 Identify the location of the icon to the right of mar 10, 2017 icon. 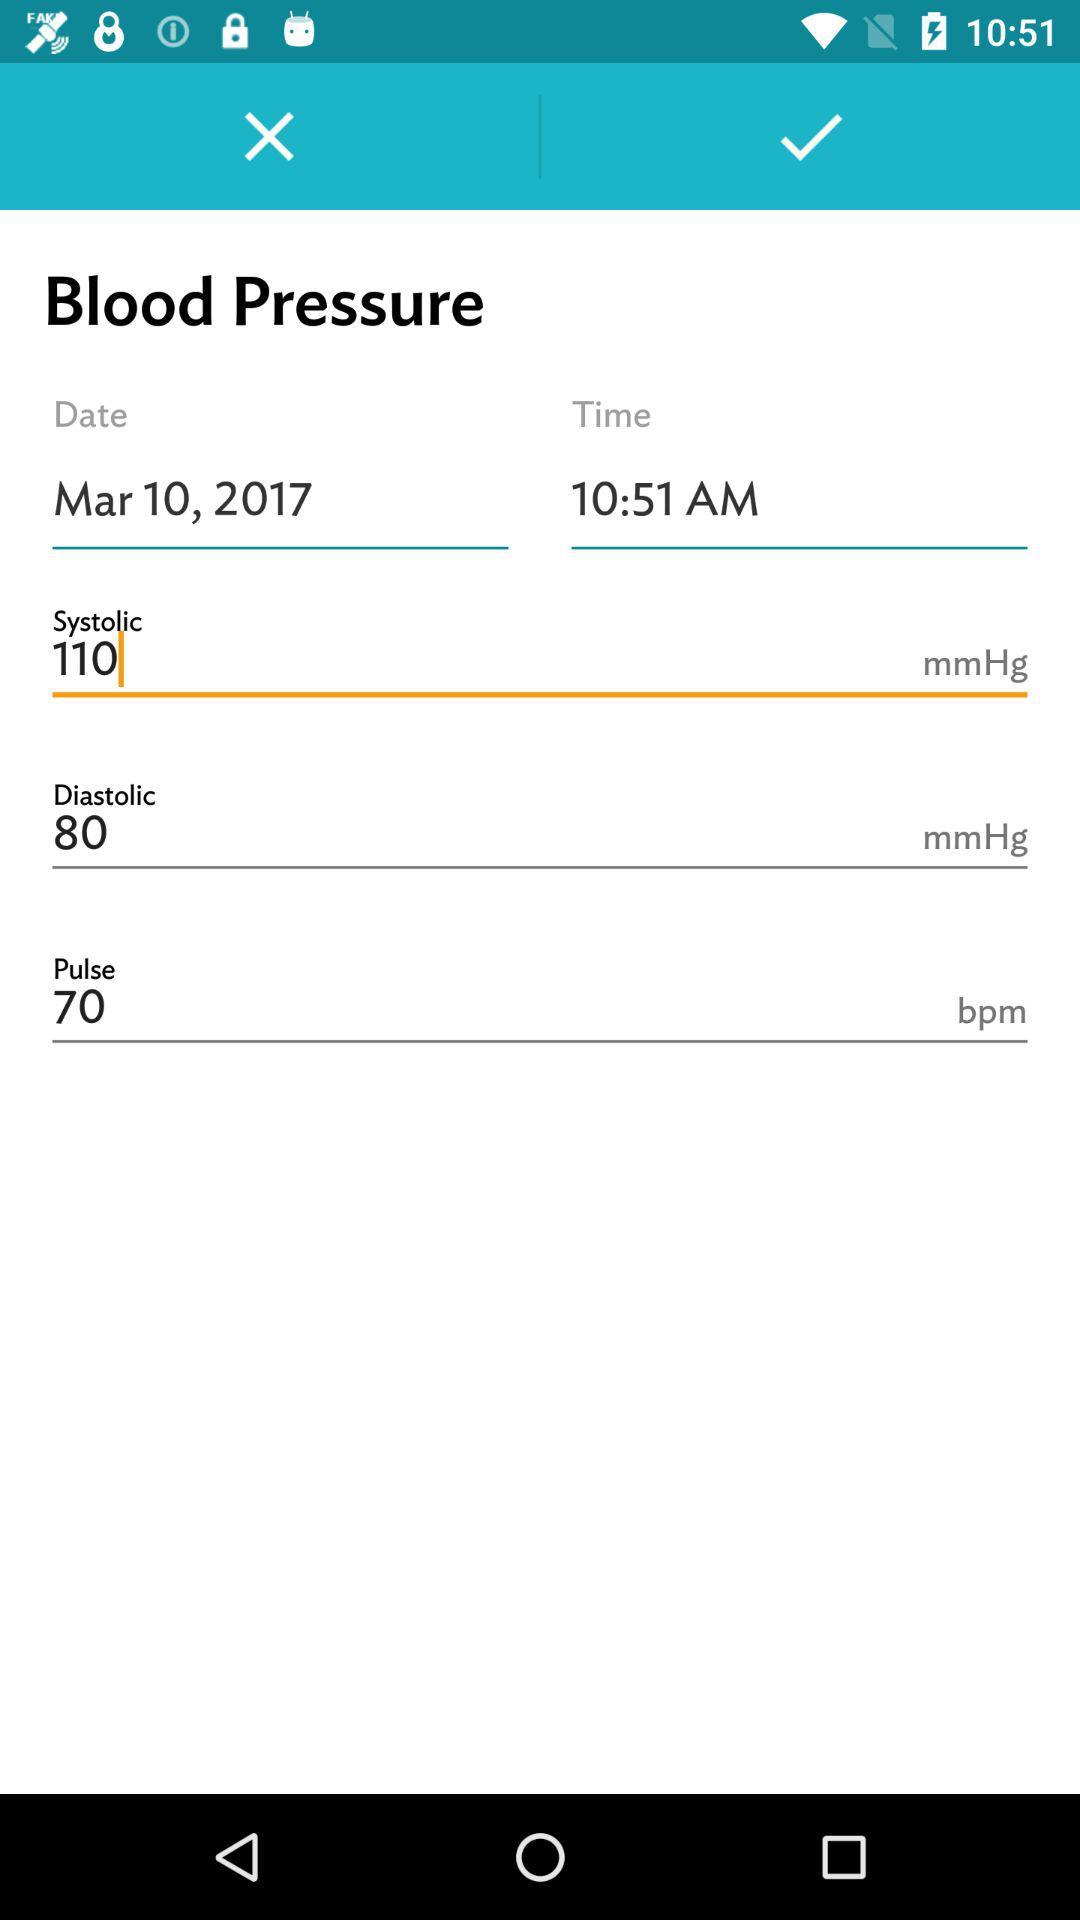
(798, 499).